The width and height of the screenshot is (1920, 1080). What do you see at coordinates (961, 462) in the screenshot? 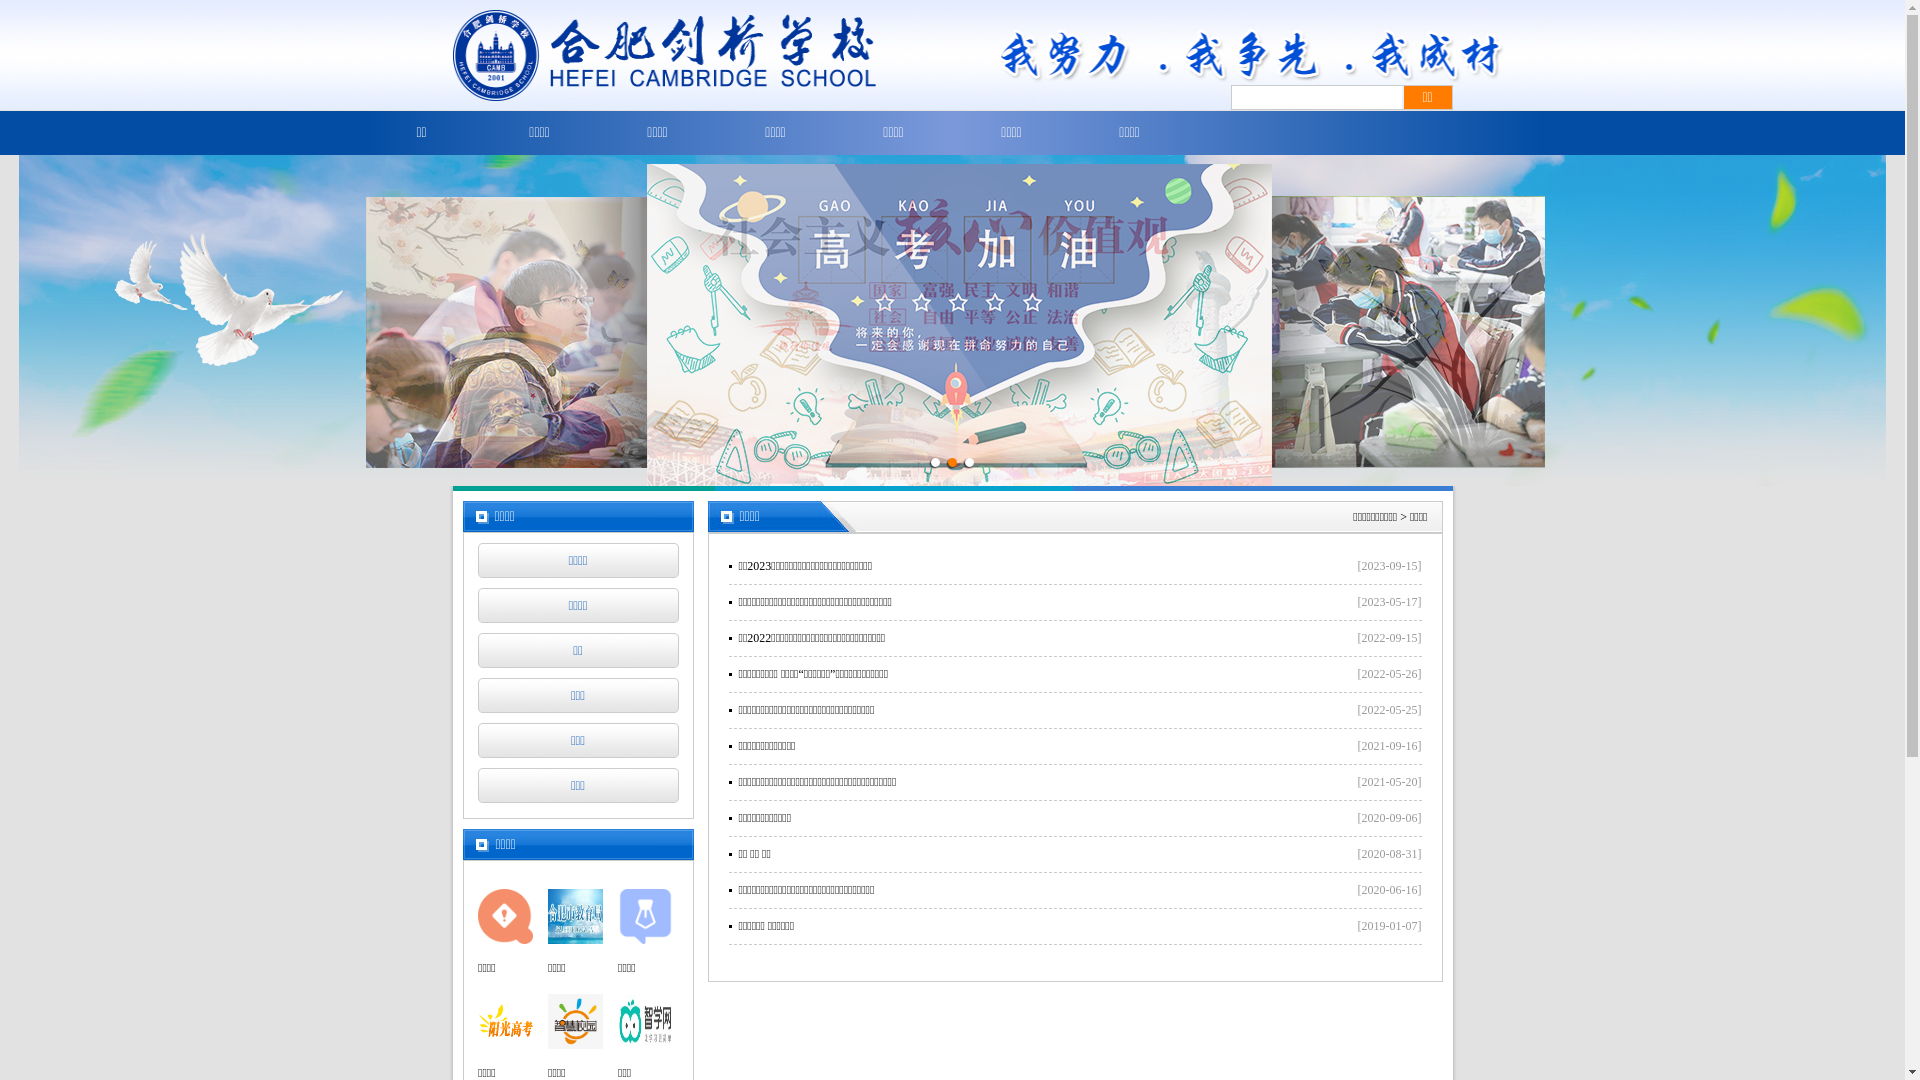
I see `'3'` at bounding box center [961, 462].